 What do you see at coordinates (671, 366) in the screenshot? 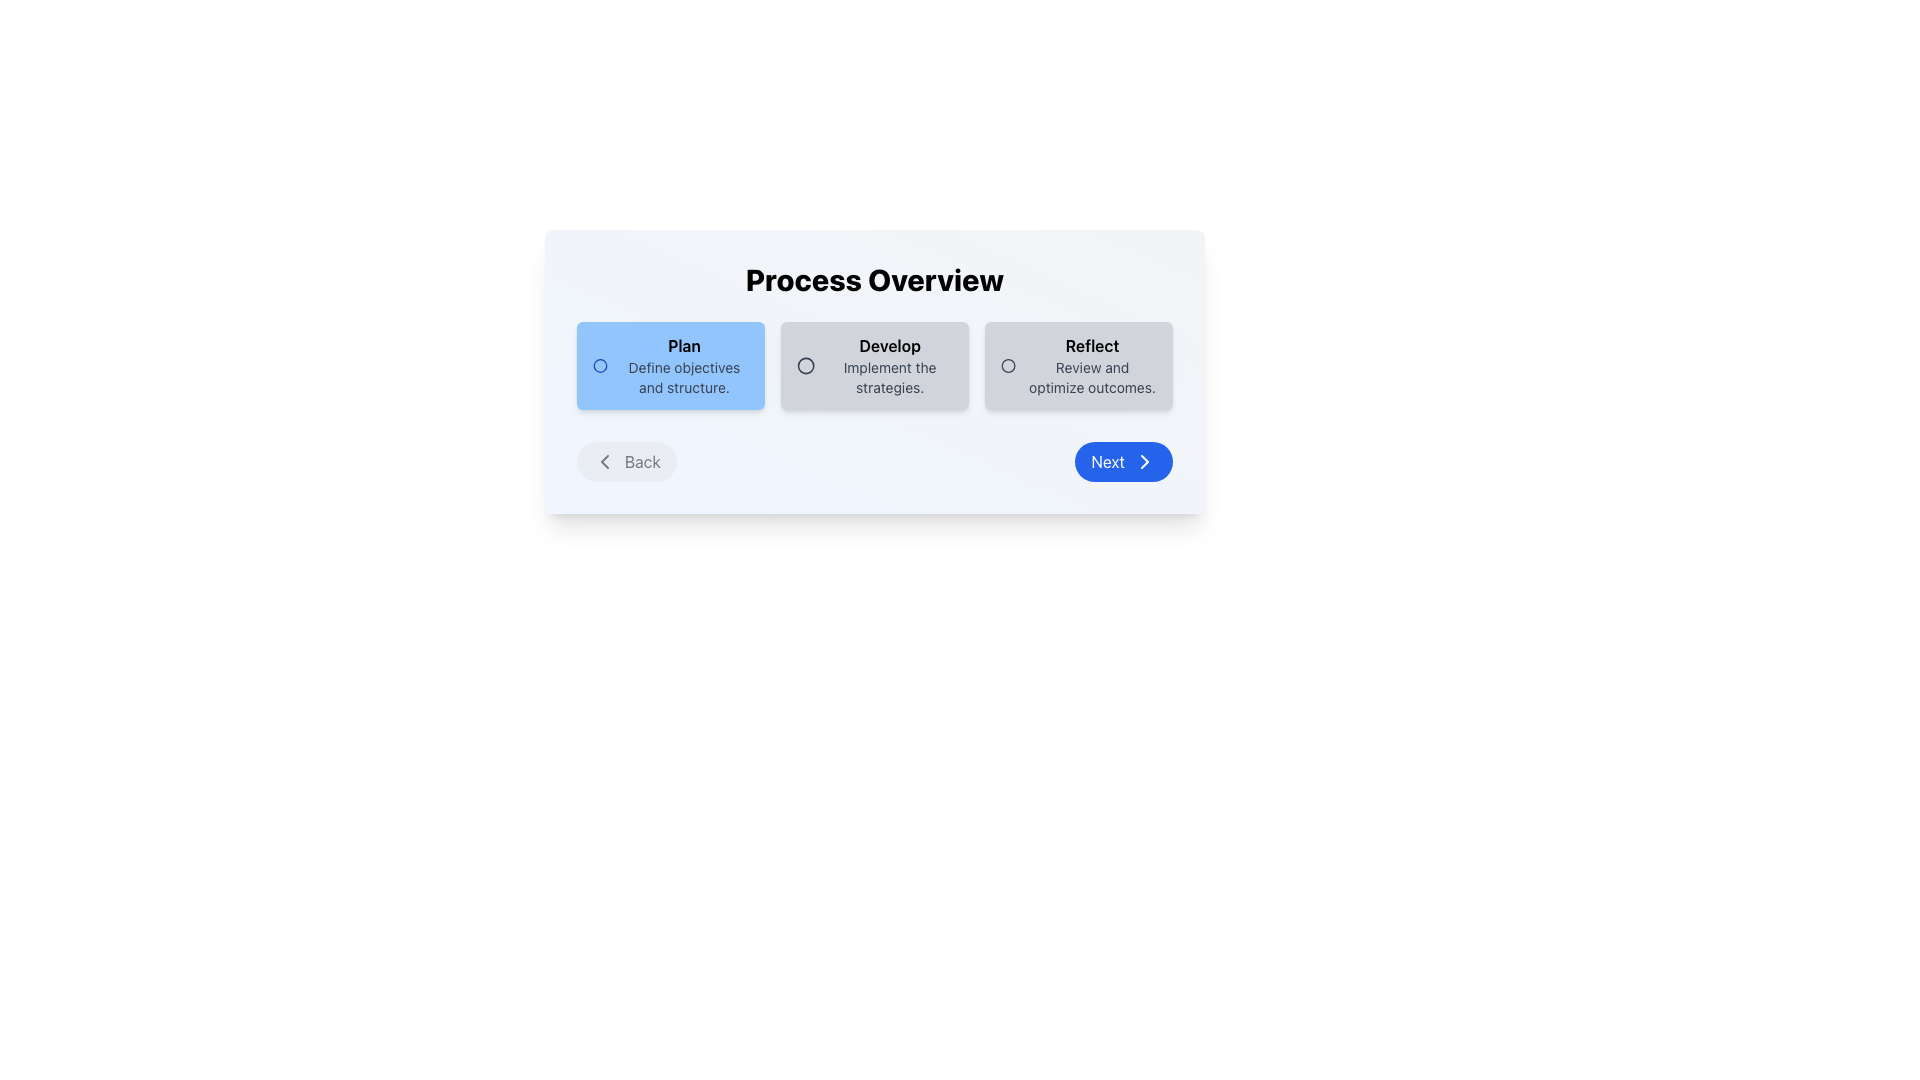
I see `the Step Card element with a blue background, featuring the title 'Plan' and description 'Define objectives and structure.', which is the first card in a sequence of three cards` at bounding box center [671, 366].